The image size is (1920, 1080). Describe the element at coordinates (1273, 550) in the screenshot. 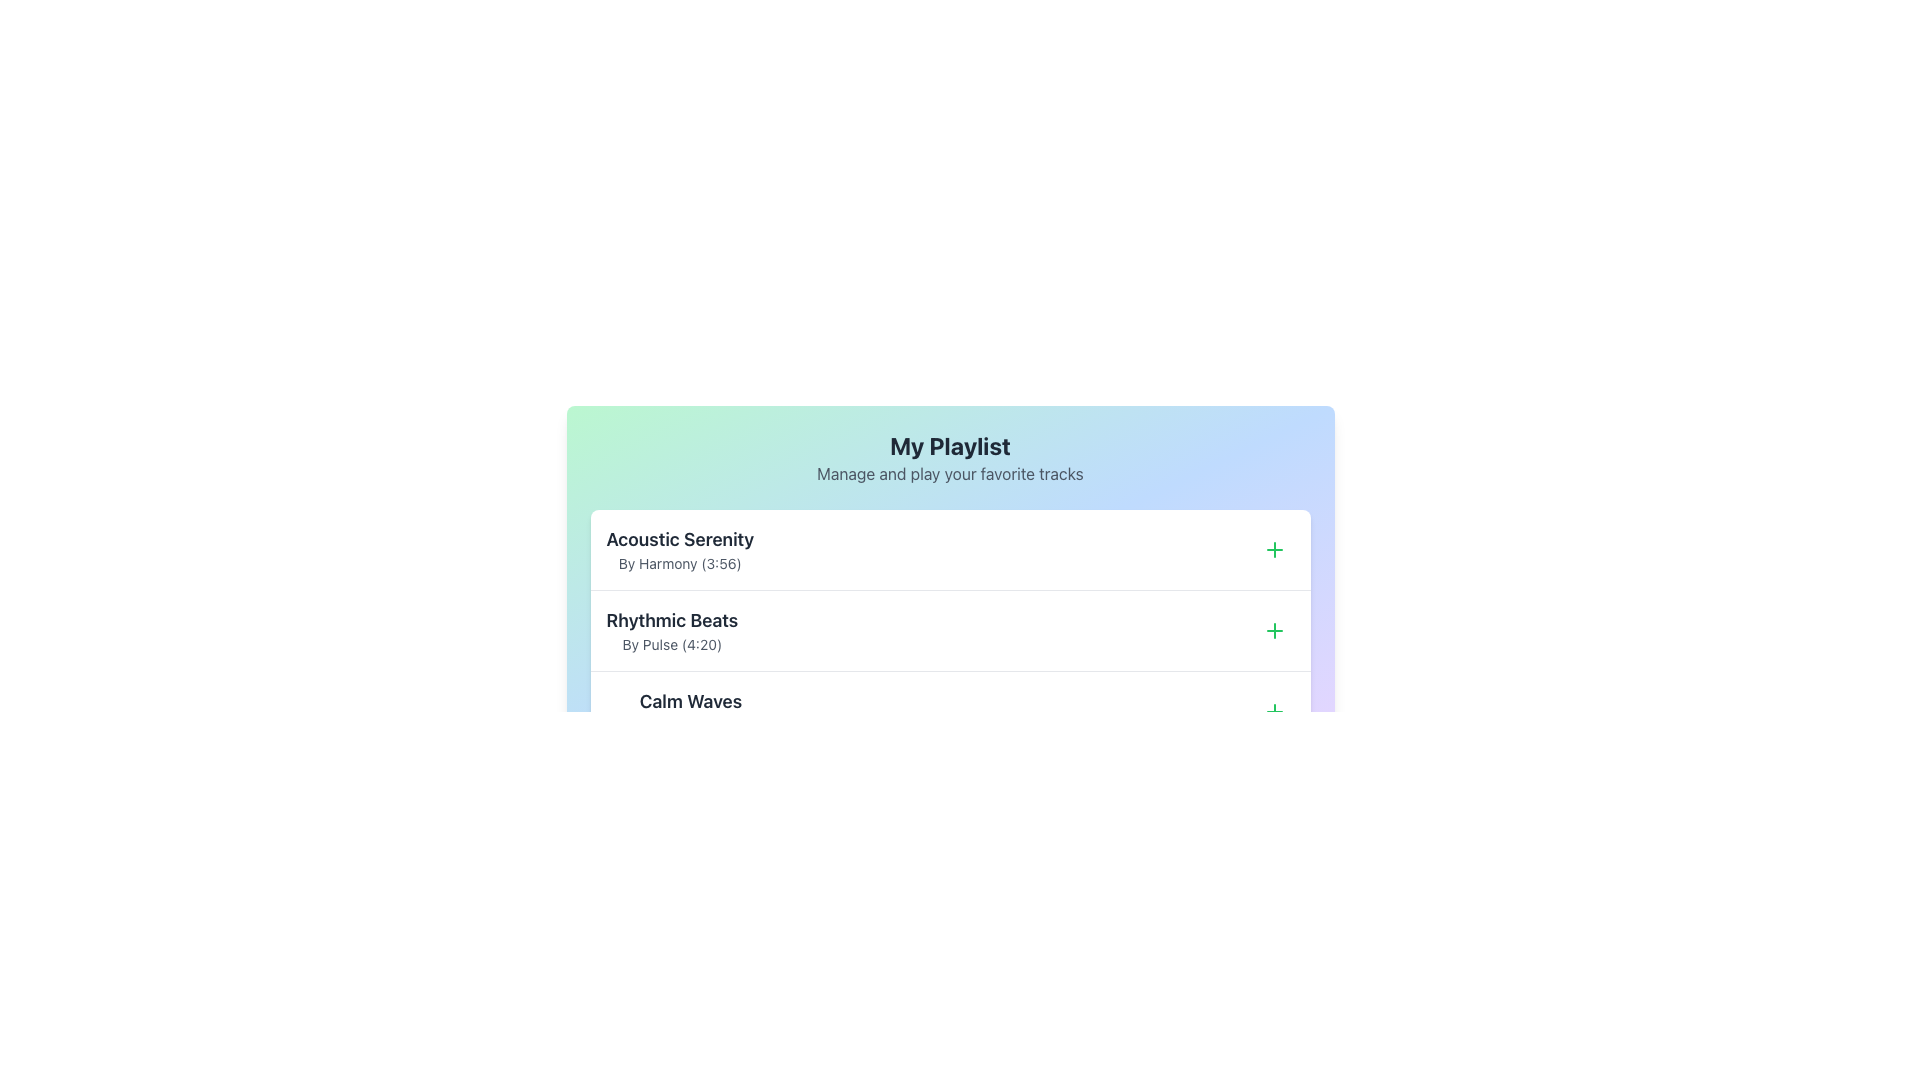

I see `the green plus sign icon button located to the far right of the 'Acoustic Serenity' list item` at that location.